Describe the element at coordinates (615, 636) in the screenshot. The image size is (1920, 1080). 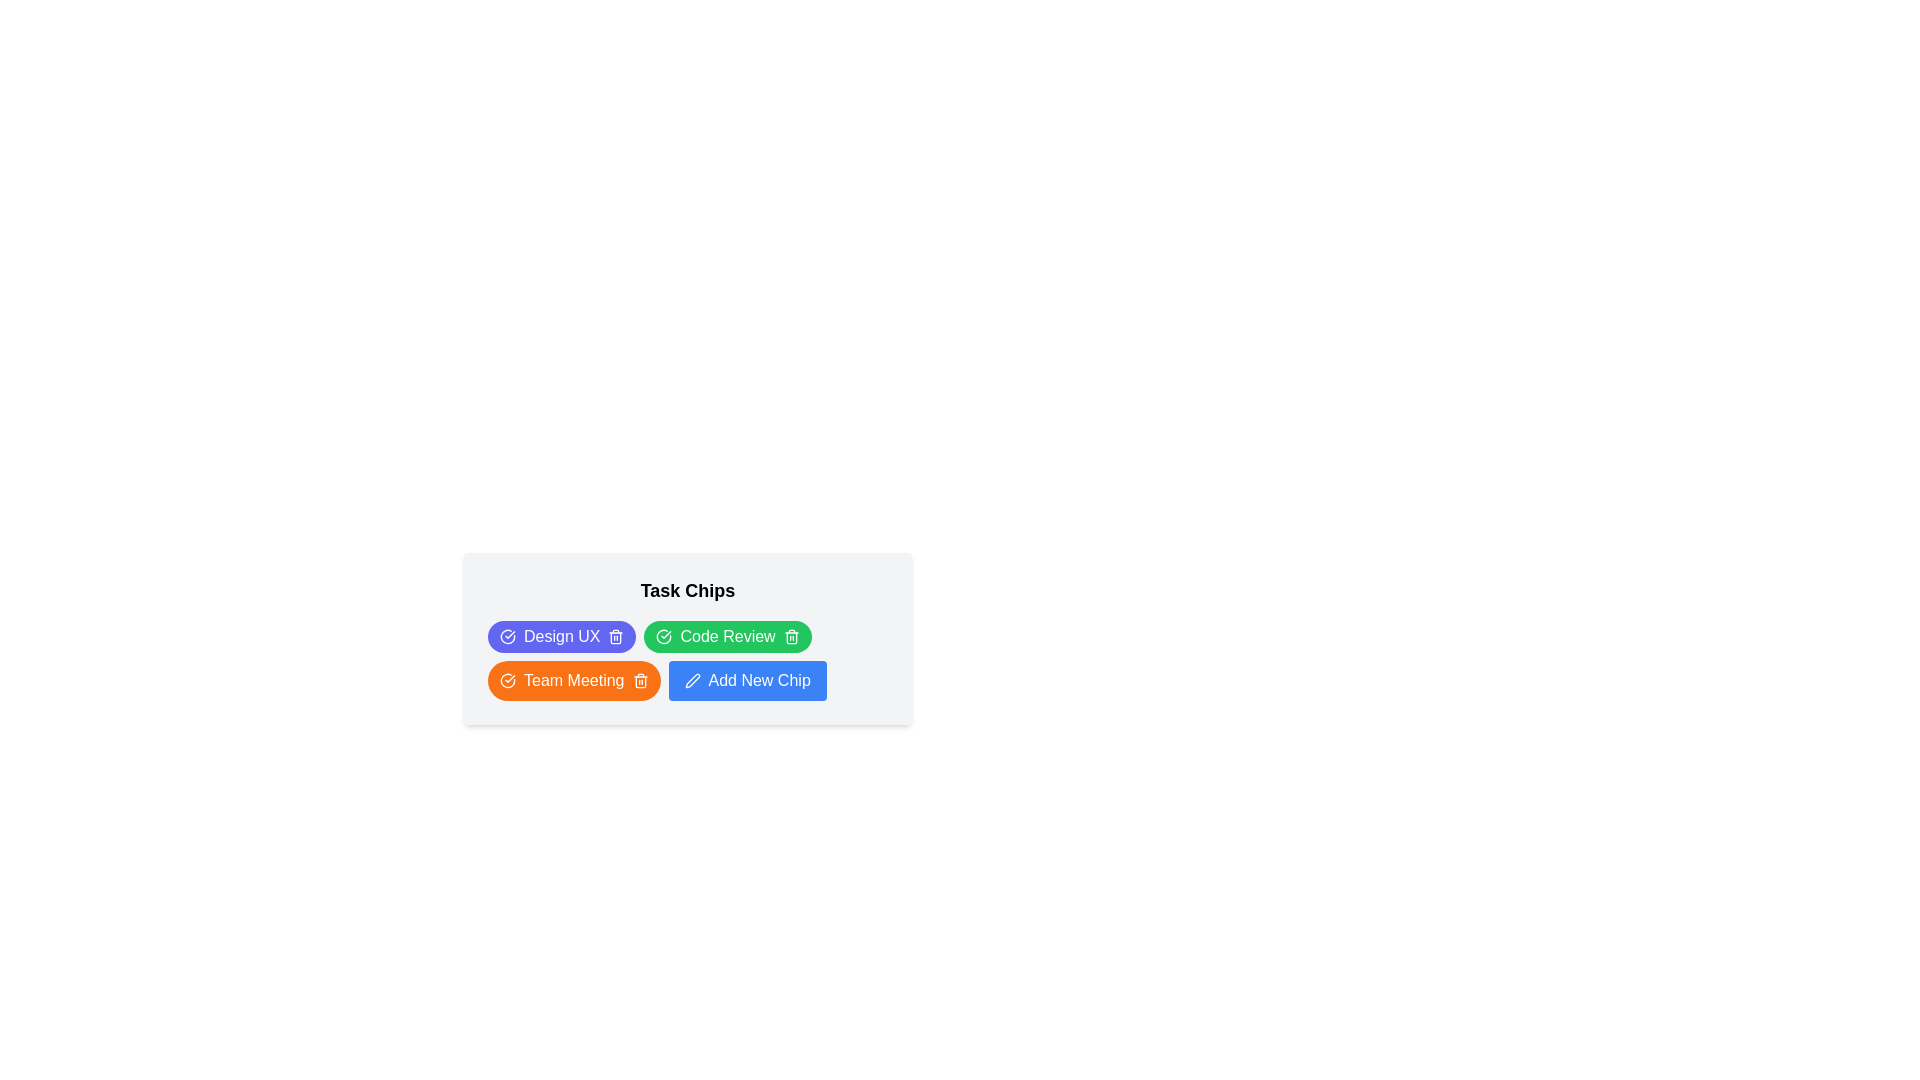
I see `the trash can icon button located at the end of the 'Design UX' chip, which is styled with a stroke of 'currentColor' and has a hover effect that changes its opacity` at that location.